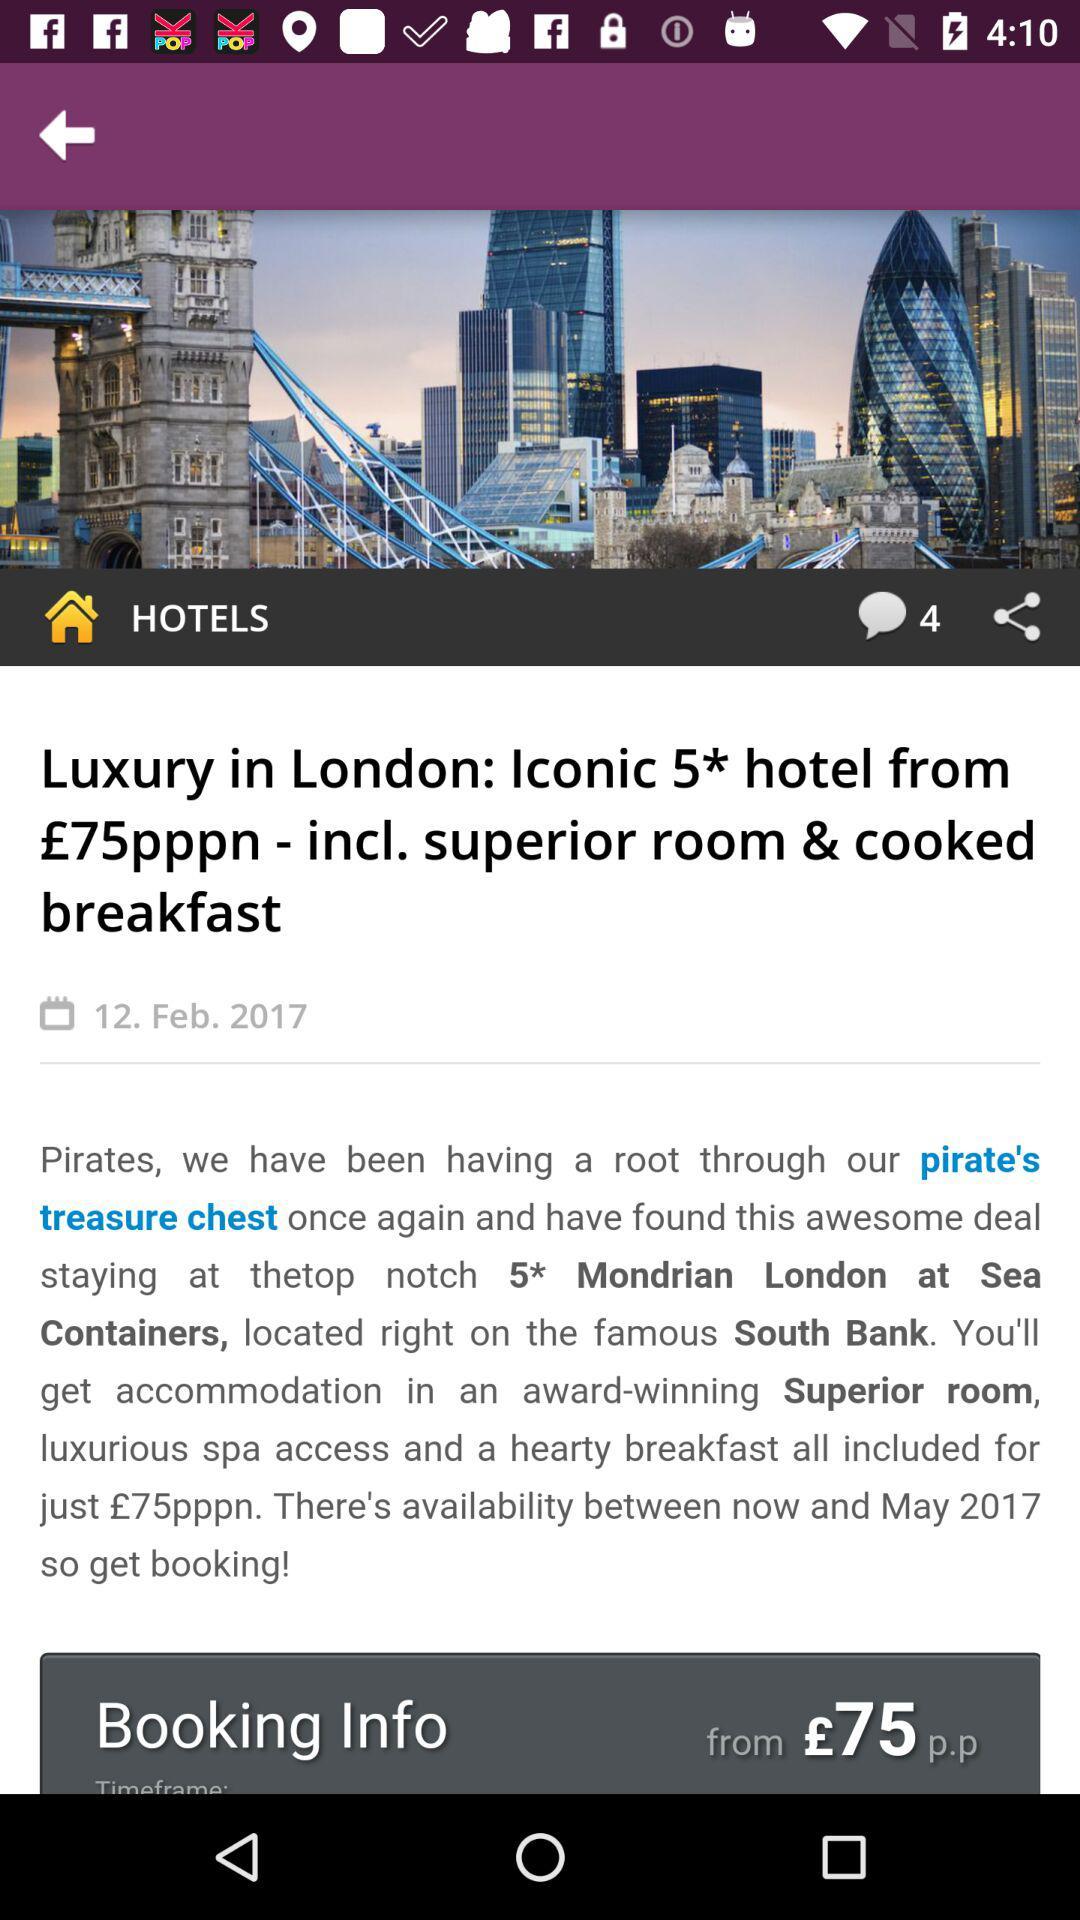 The image size is (1080, 1920). I want to click on link to book hotel, so click(540, 1462).